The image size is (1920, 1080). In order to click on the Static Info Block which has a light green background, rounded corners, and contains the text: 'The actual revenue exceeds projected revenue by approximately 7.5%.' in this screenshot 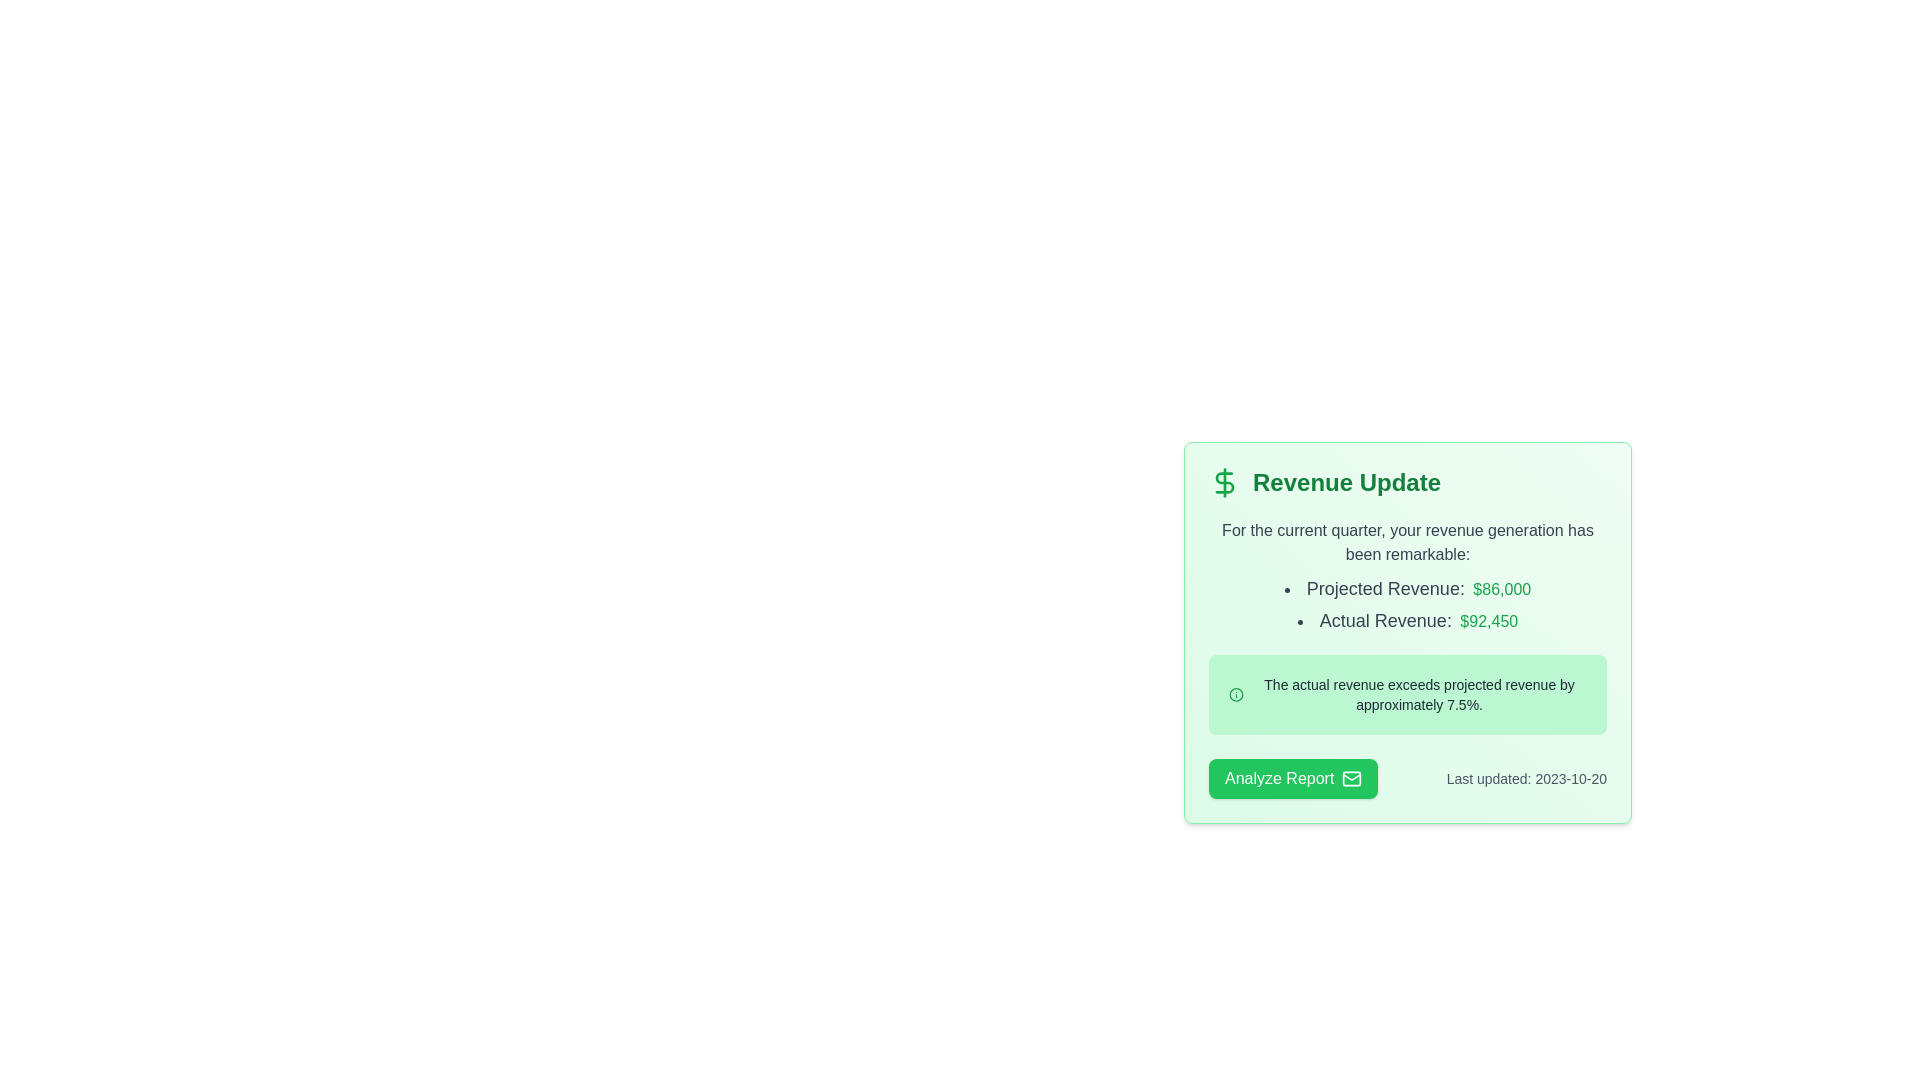, I will do `click(1406, 693)`.